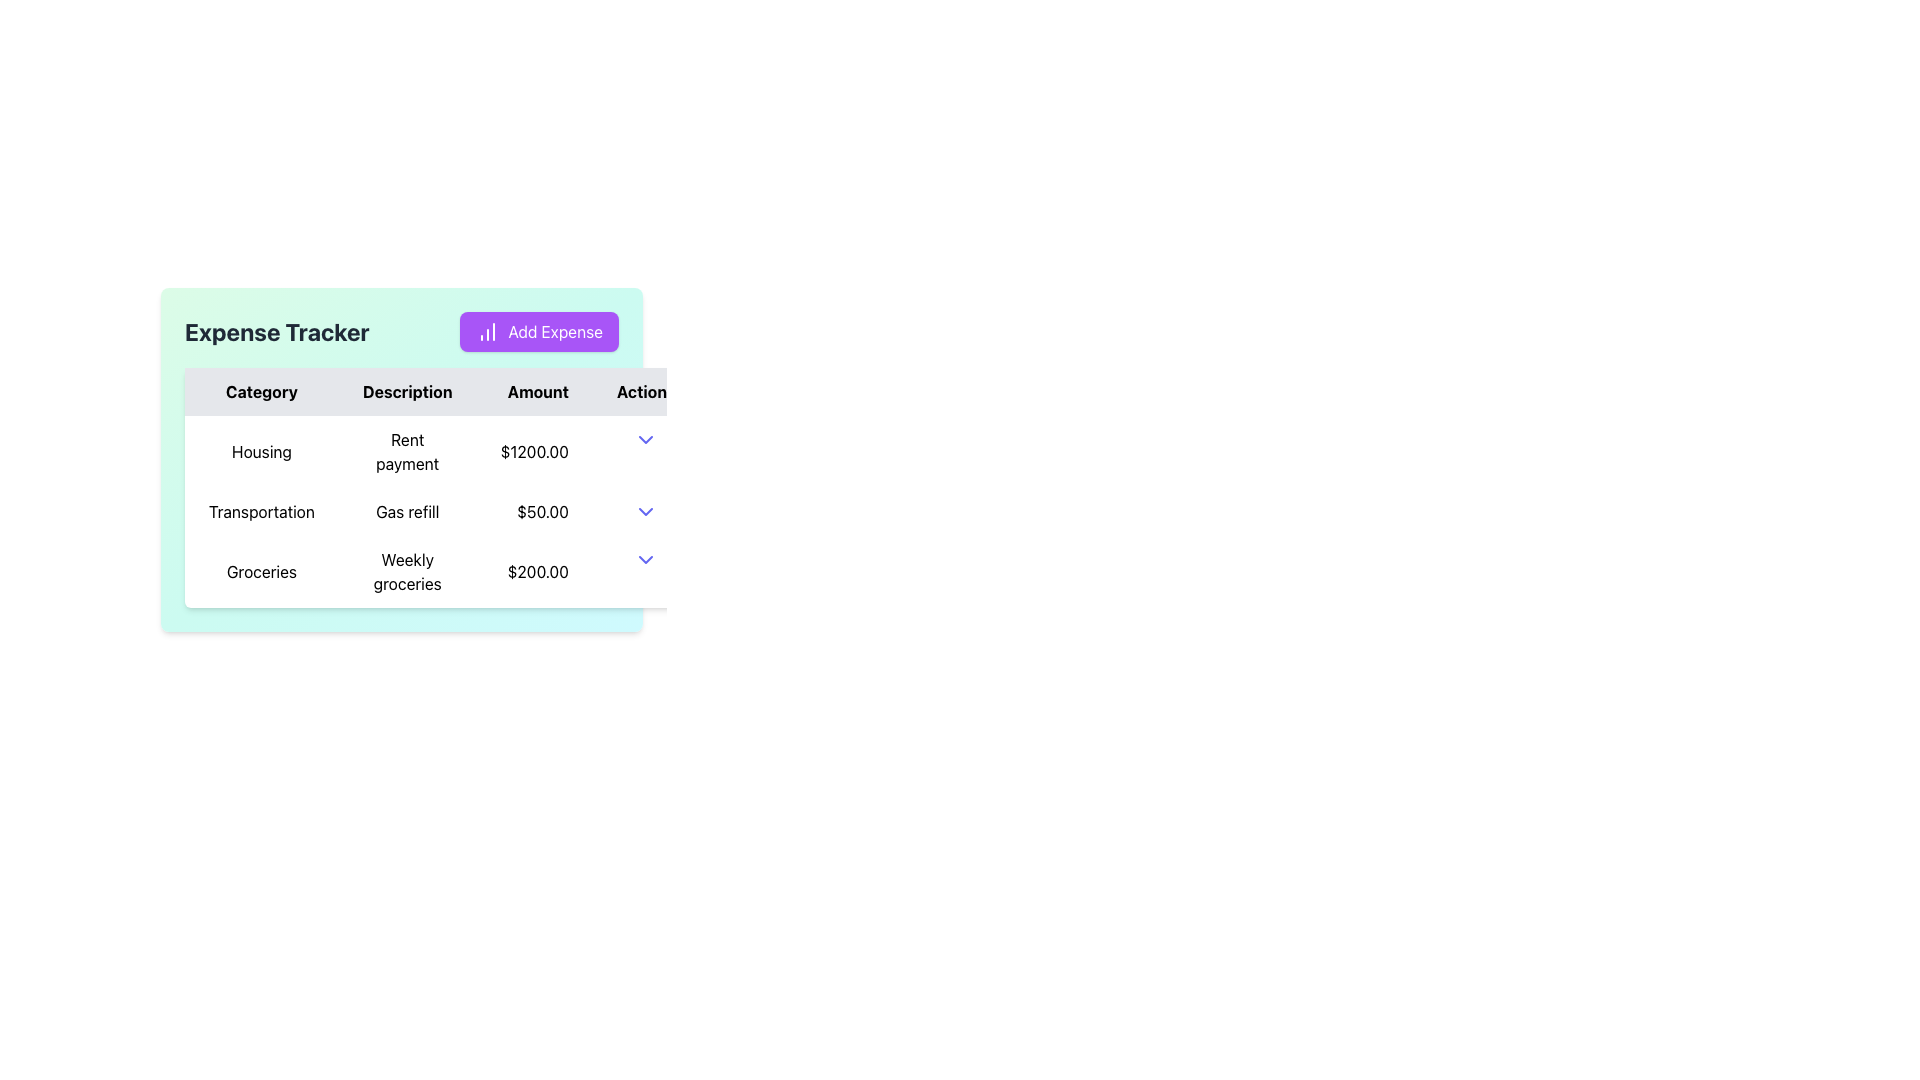 This screenshot has height=1080, width=1920. Describe the element at coordinates (441, 511) in the screenshot. I see `the second row of the table containing the columns 'Category', 'Description', 'Amount', and an action button, which has the values 'Transportation', 'Gas refill', and '$50.00'` at that location.